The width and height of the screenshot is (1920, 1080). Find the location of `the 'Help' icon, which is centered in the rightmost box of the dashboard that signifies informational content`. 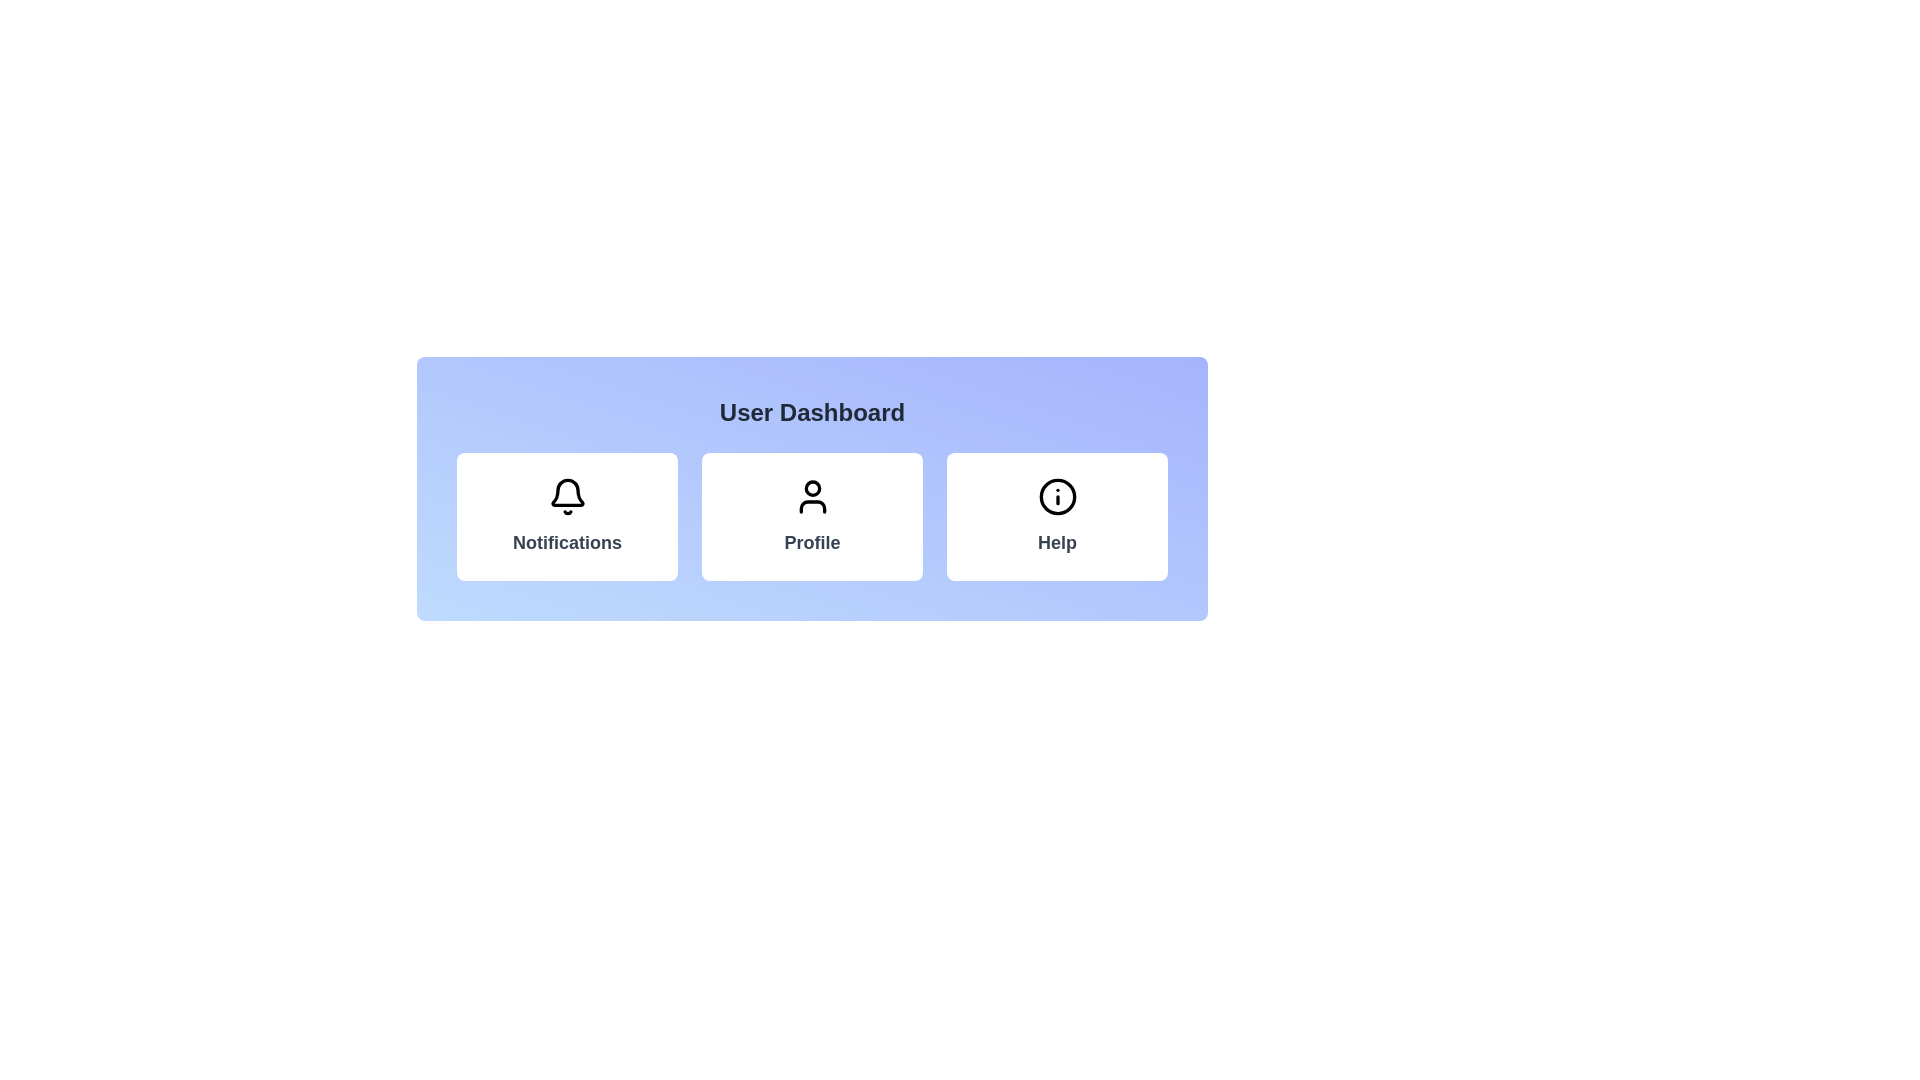

the 'Help' icon, which is centered in the rightmost box of the dashboard that signifies informational content is located at coordinates (1056, 496).